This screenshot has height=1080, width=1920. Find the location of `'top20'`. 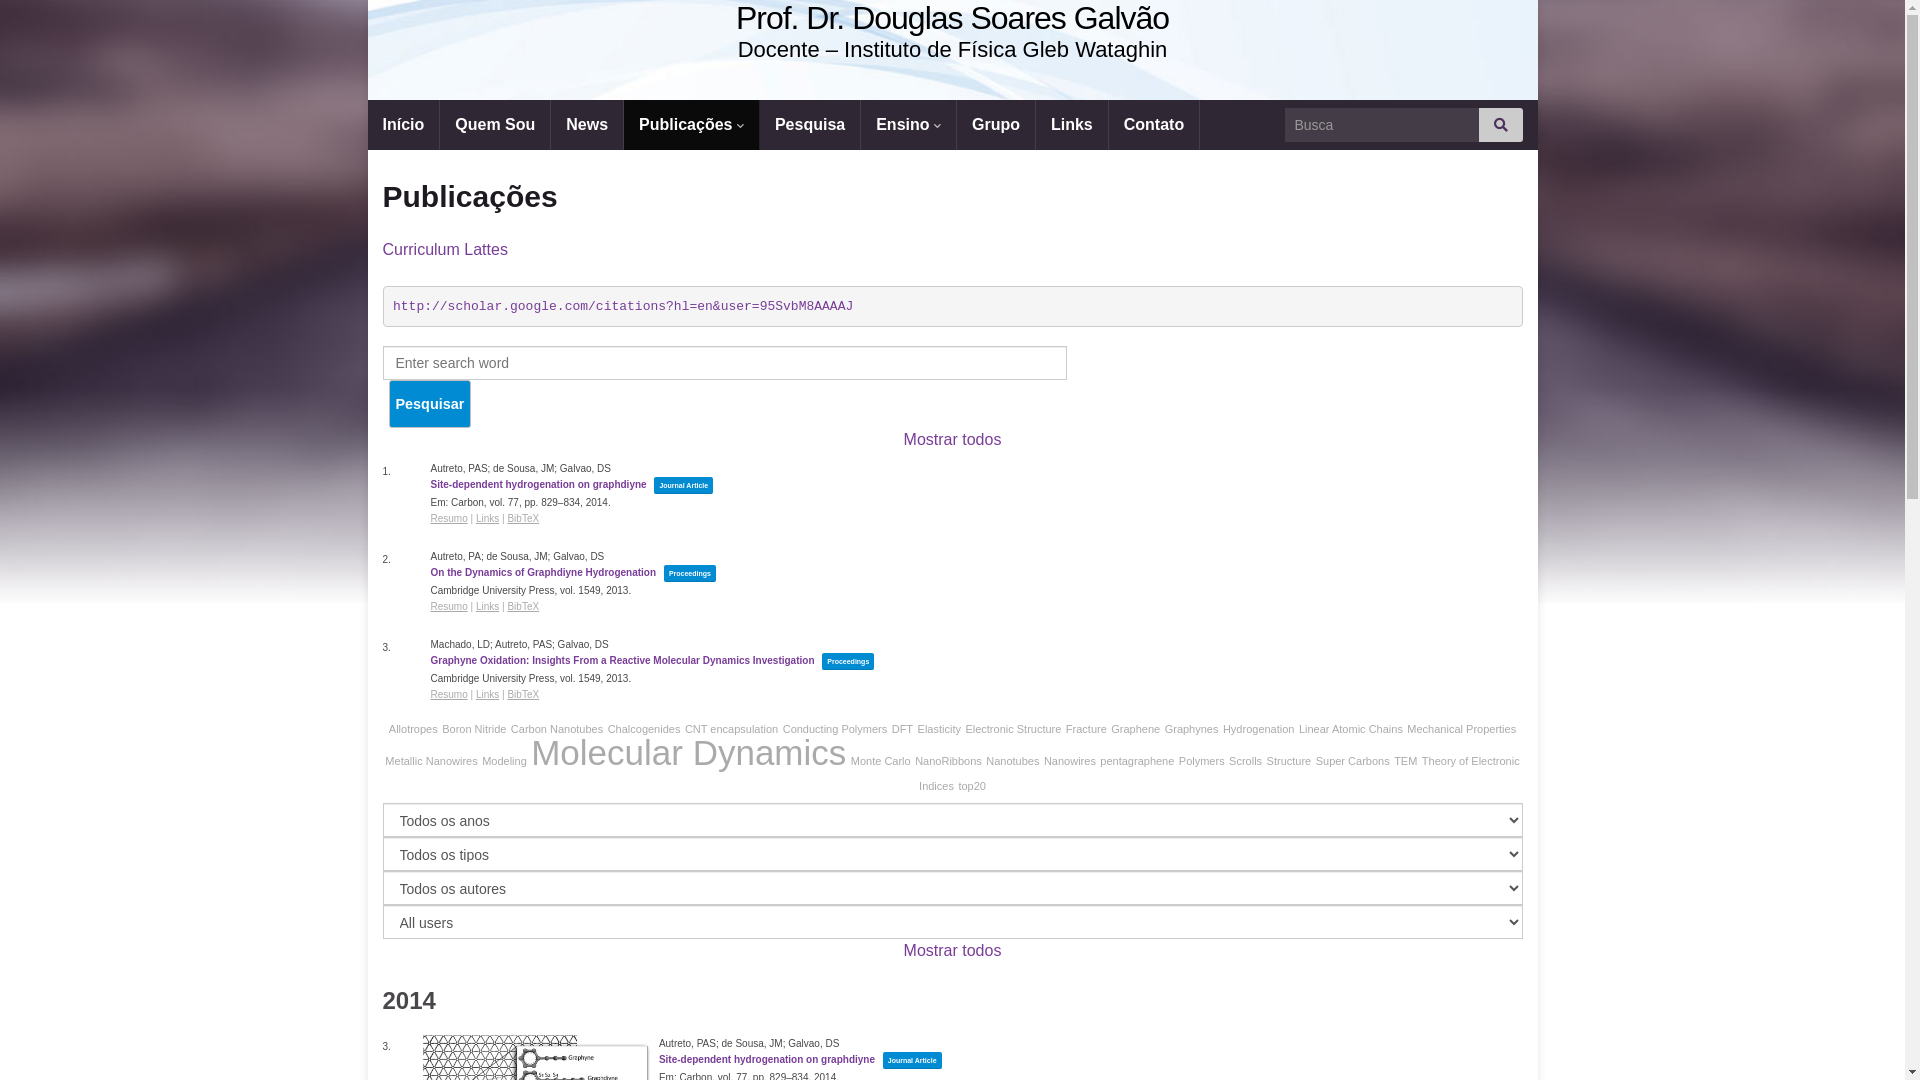

'top20' is located at coordinates (971, 785).